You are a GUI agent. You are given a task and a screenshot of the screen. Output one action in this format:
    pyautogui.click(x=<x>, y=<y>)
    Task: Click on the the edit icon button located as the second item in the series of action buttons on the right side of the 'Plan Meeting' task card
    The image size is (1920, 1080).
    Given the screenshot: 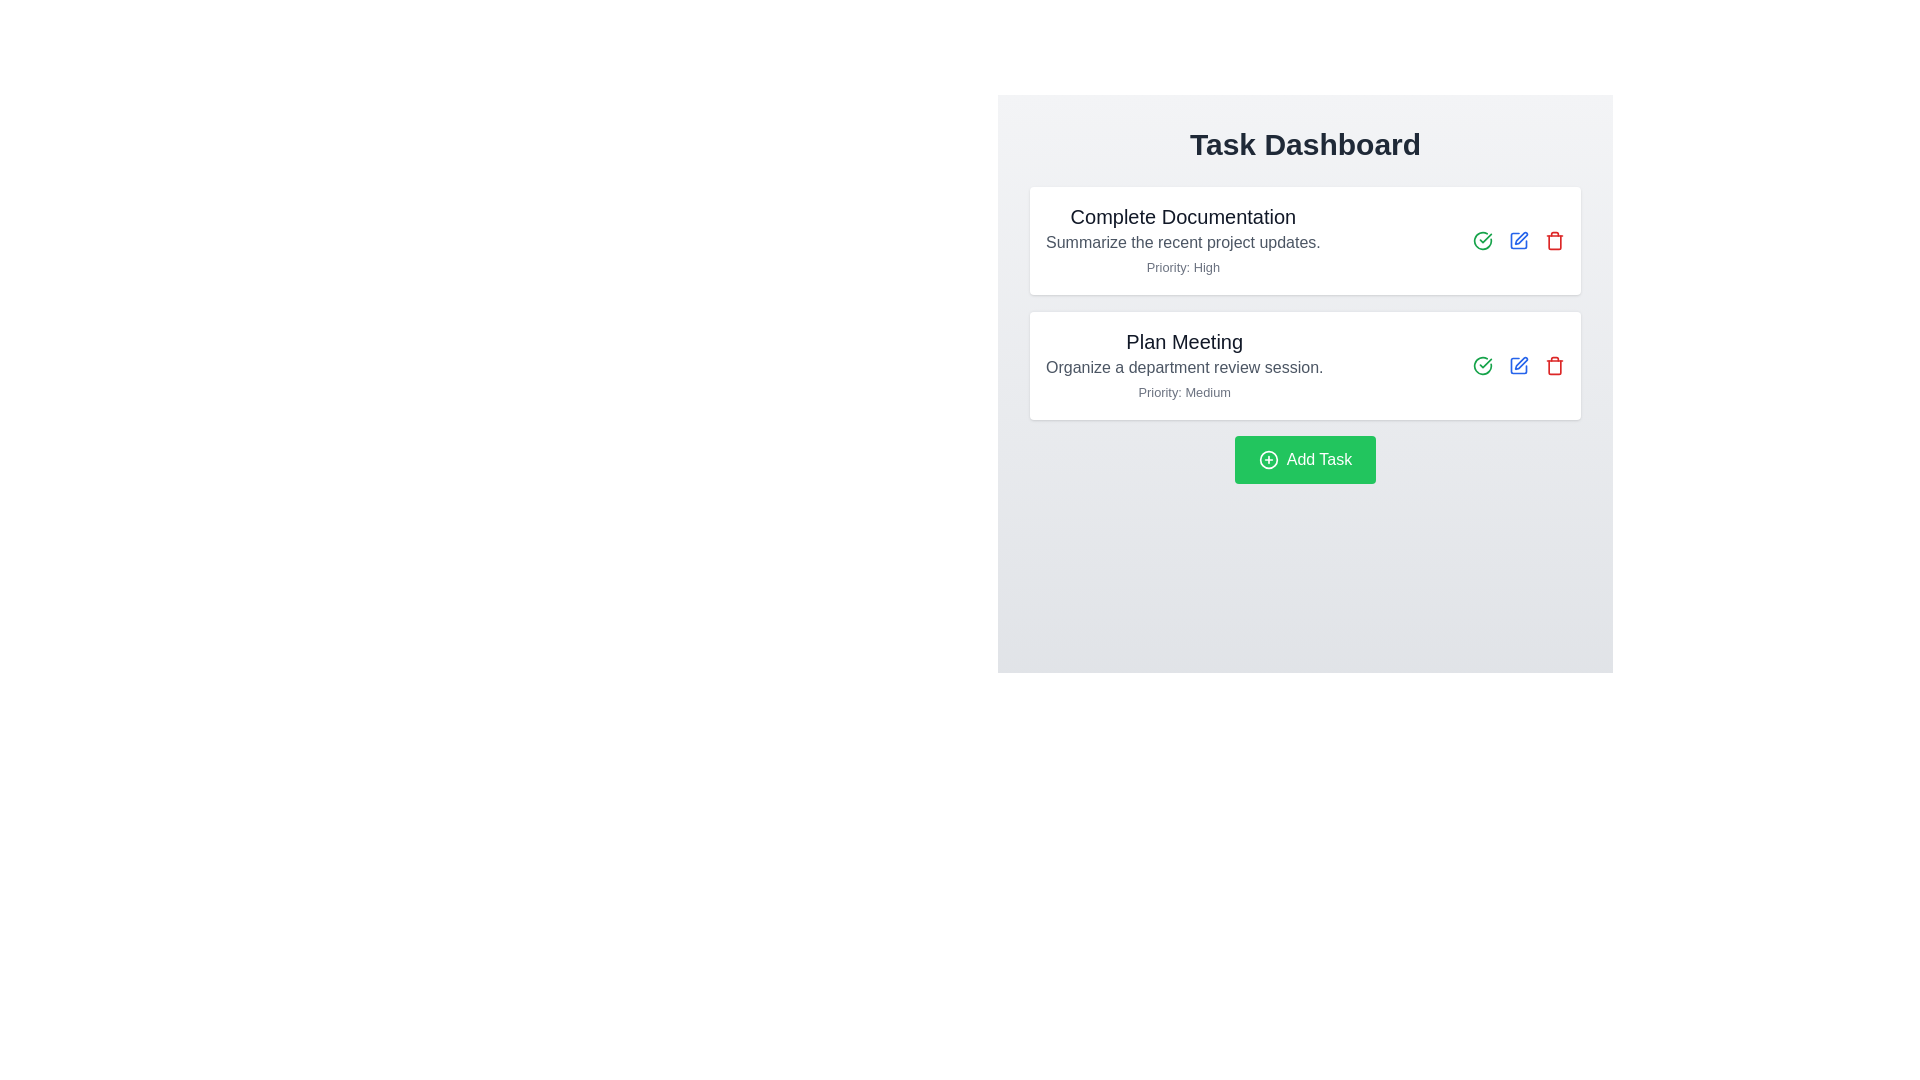 What is the action you would take?
    pyautogui.click(x=1518, y=366)
    